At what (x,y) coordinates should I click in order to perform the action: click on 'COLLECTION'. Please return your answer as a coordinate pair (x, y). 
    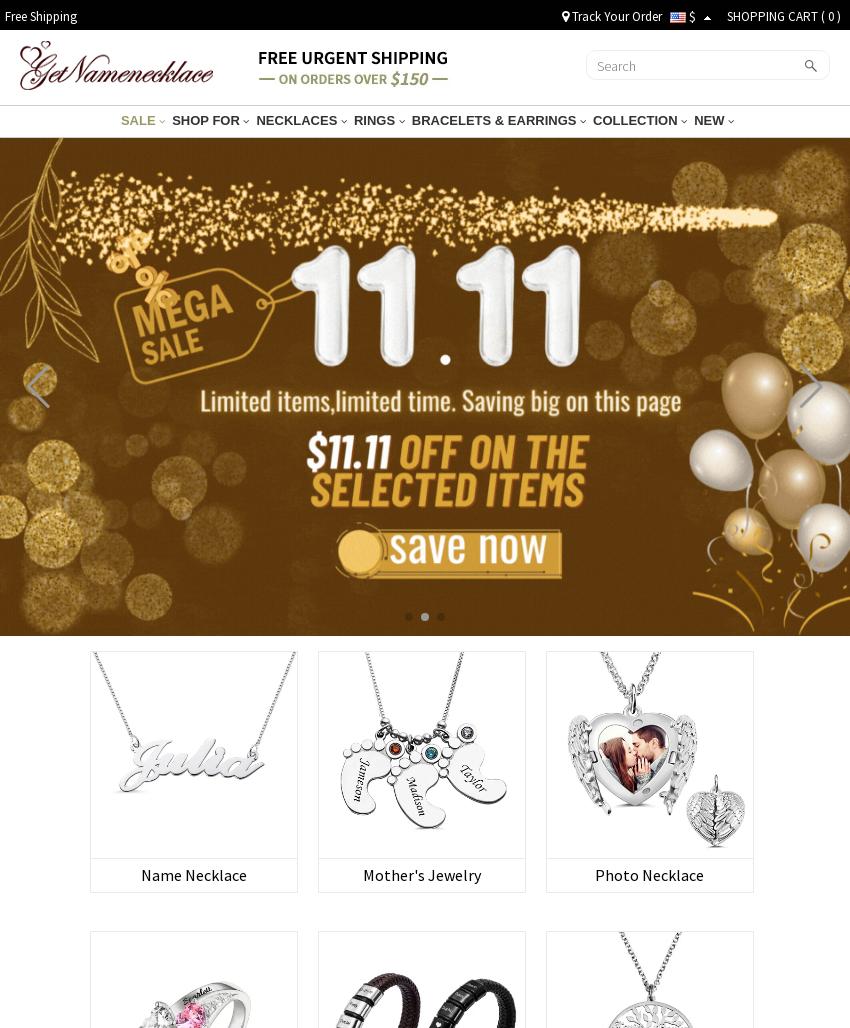
    Looking at the image, I should click on (635, 119).